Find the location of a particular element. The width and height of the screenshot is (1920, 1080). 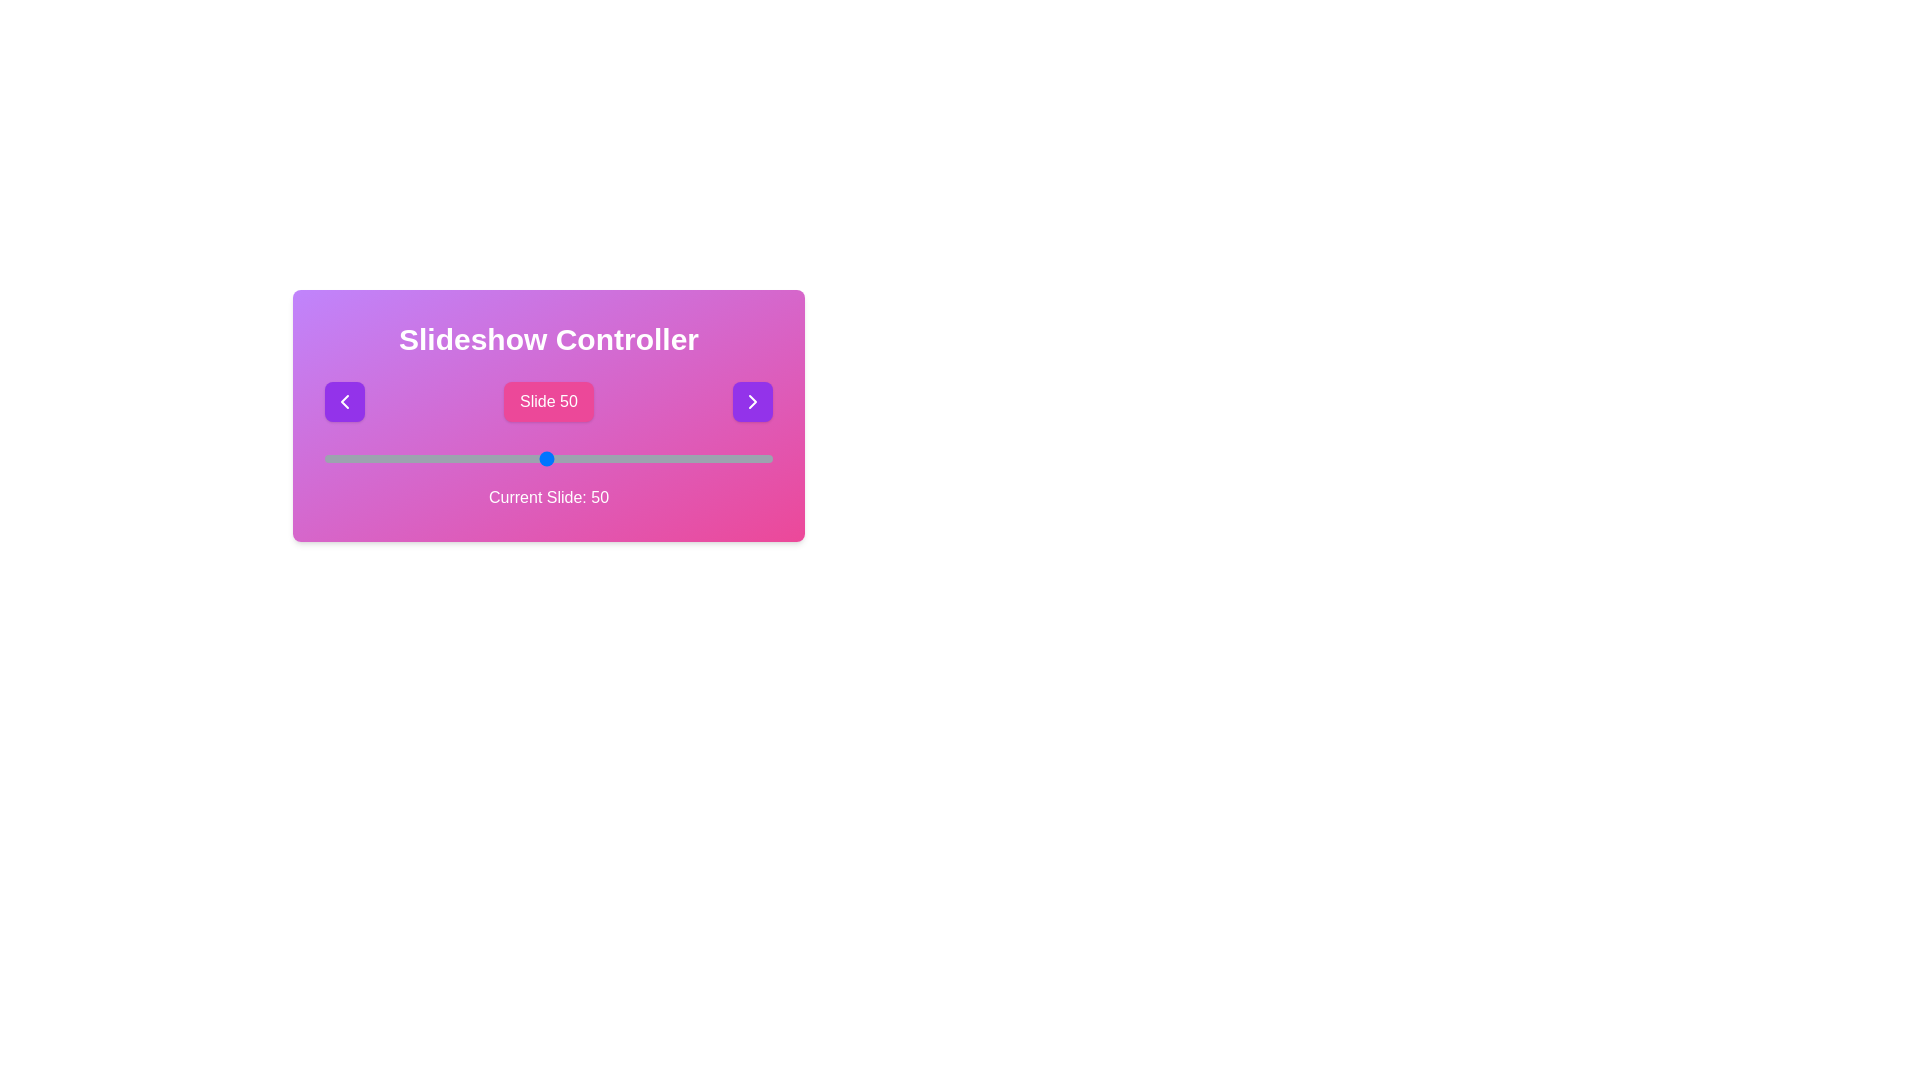

the left arrow button to navigate to the previous slide is located at coordinates (345, 401).